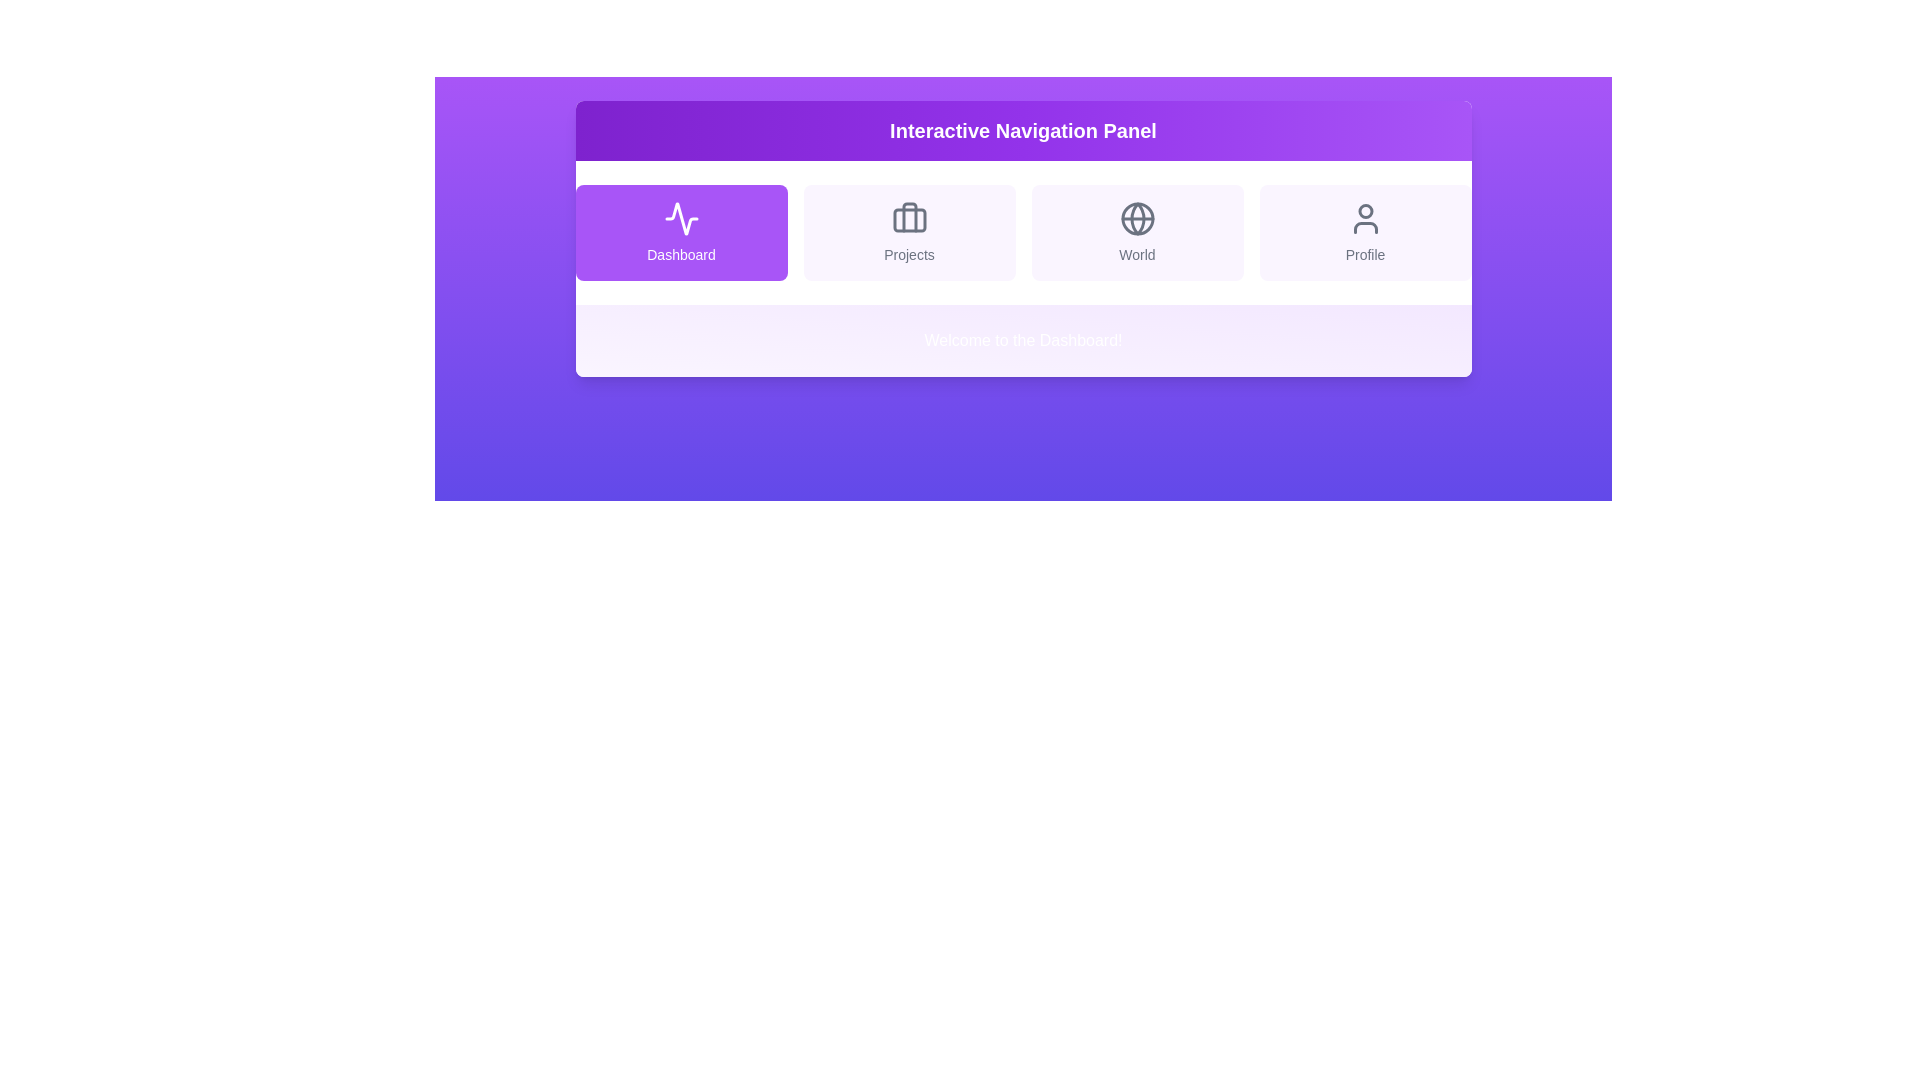 The height and width of the screenshot is (1080, 1920). What do you see at coordinates (1137, 231) in the screenshot?
I see `the circular globe button labeled 'World'` at bounding box center [1137, 231].